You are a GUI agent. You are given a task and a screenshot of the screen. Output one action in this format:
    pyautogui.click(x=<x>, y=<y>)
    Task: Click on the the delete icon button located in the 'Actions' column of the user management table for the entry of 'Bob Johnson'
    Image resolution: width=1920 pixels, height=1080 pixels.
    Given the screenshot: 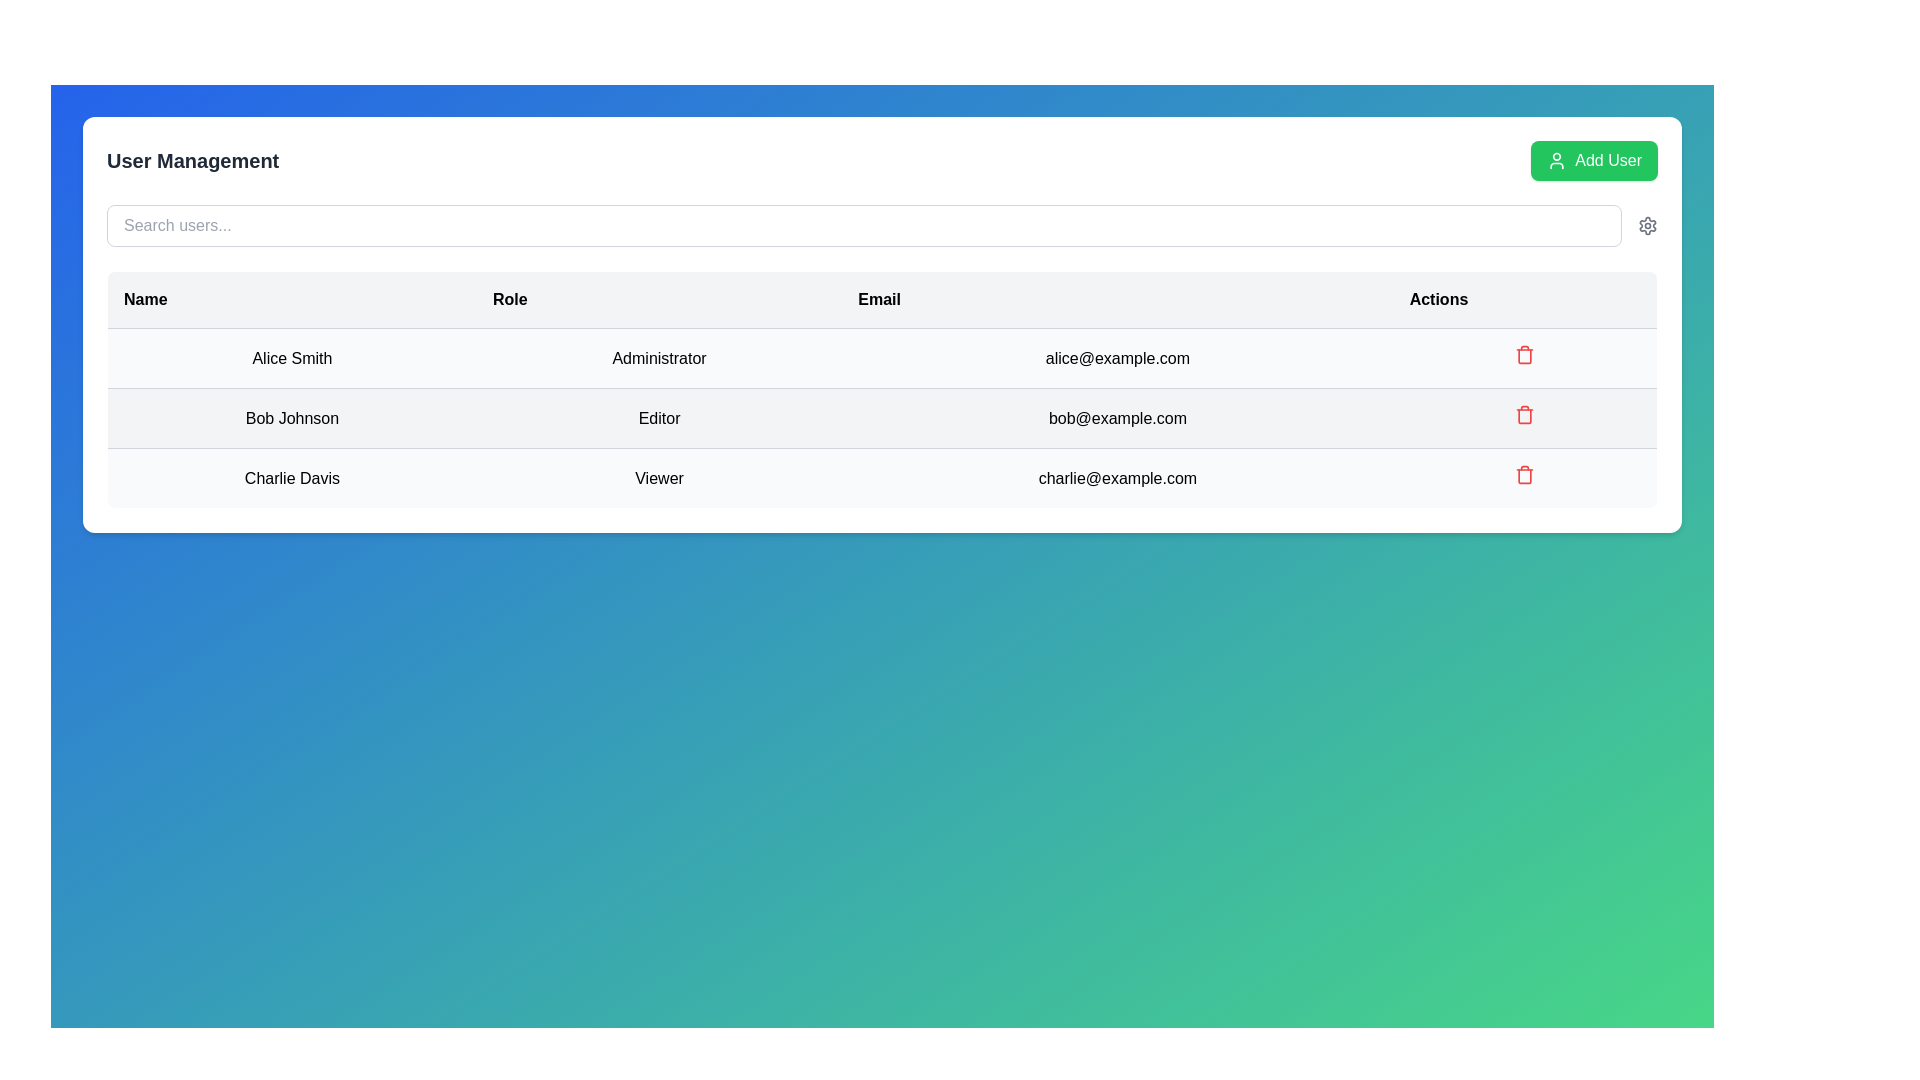 What is the action you would take?
    pyautogui.click(x=1524, y=417)
    